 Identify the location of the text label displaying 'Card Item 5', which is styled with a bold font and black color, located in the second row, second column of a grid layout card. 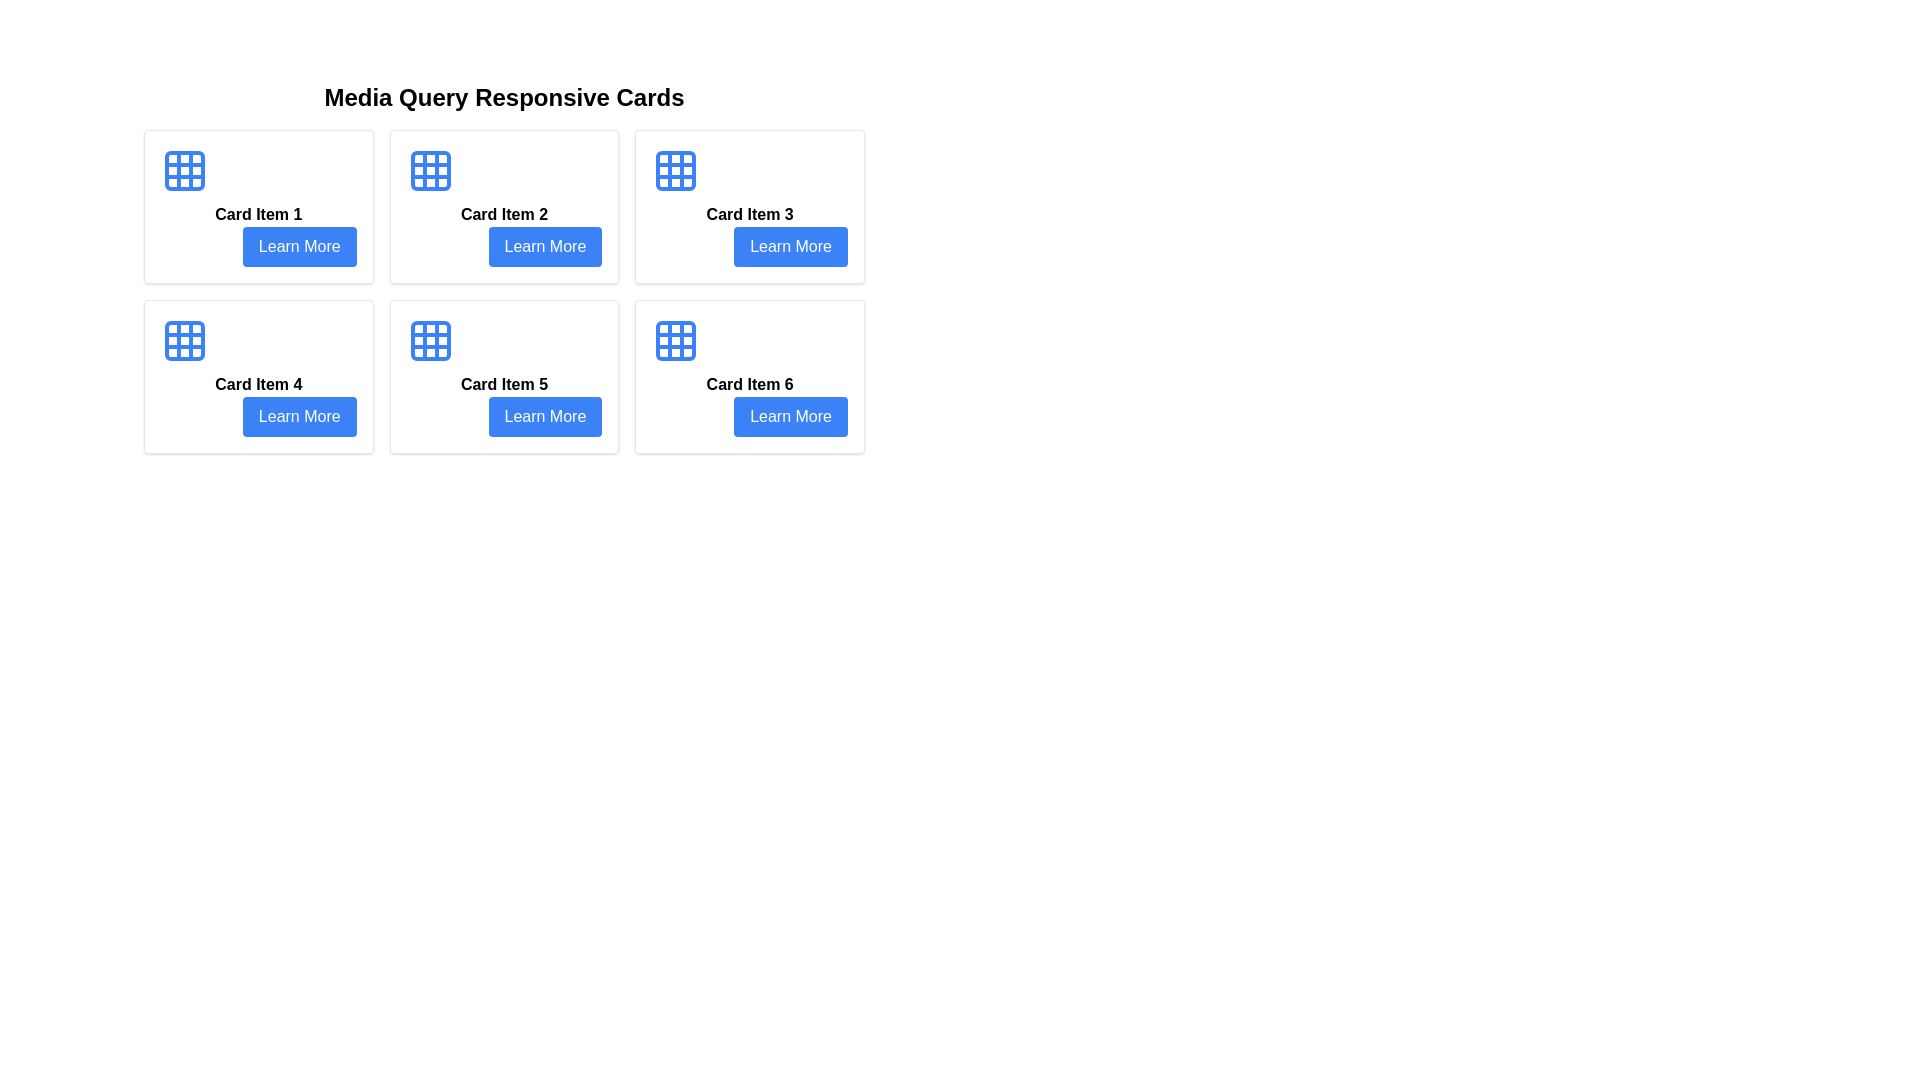
(504, 385).